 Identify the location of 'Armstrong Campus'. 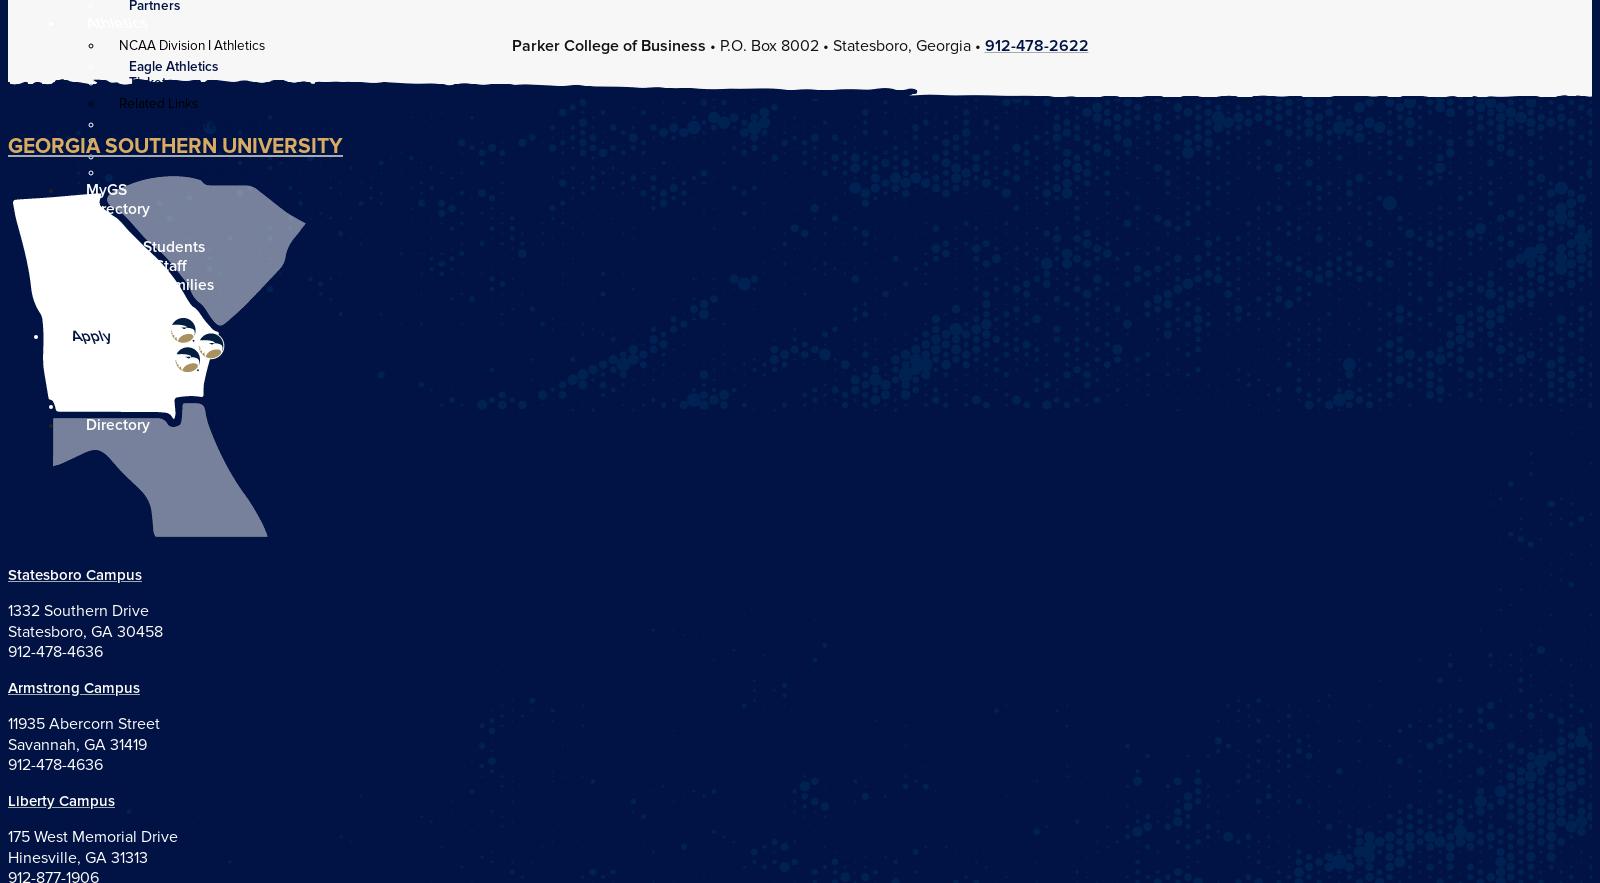
(72, 688).